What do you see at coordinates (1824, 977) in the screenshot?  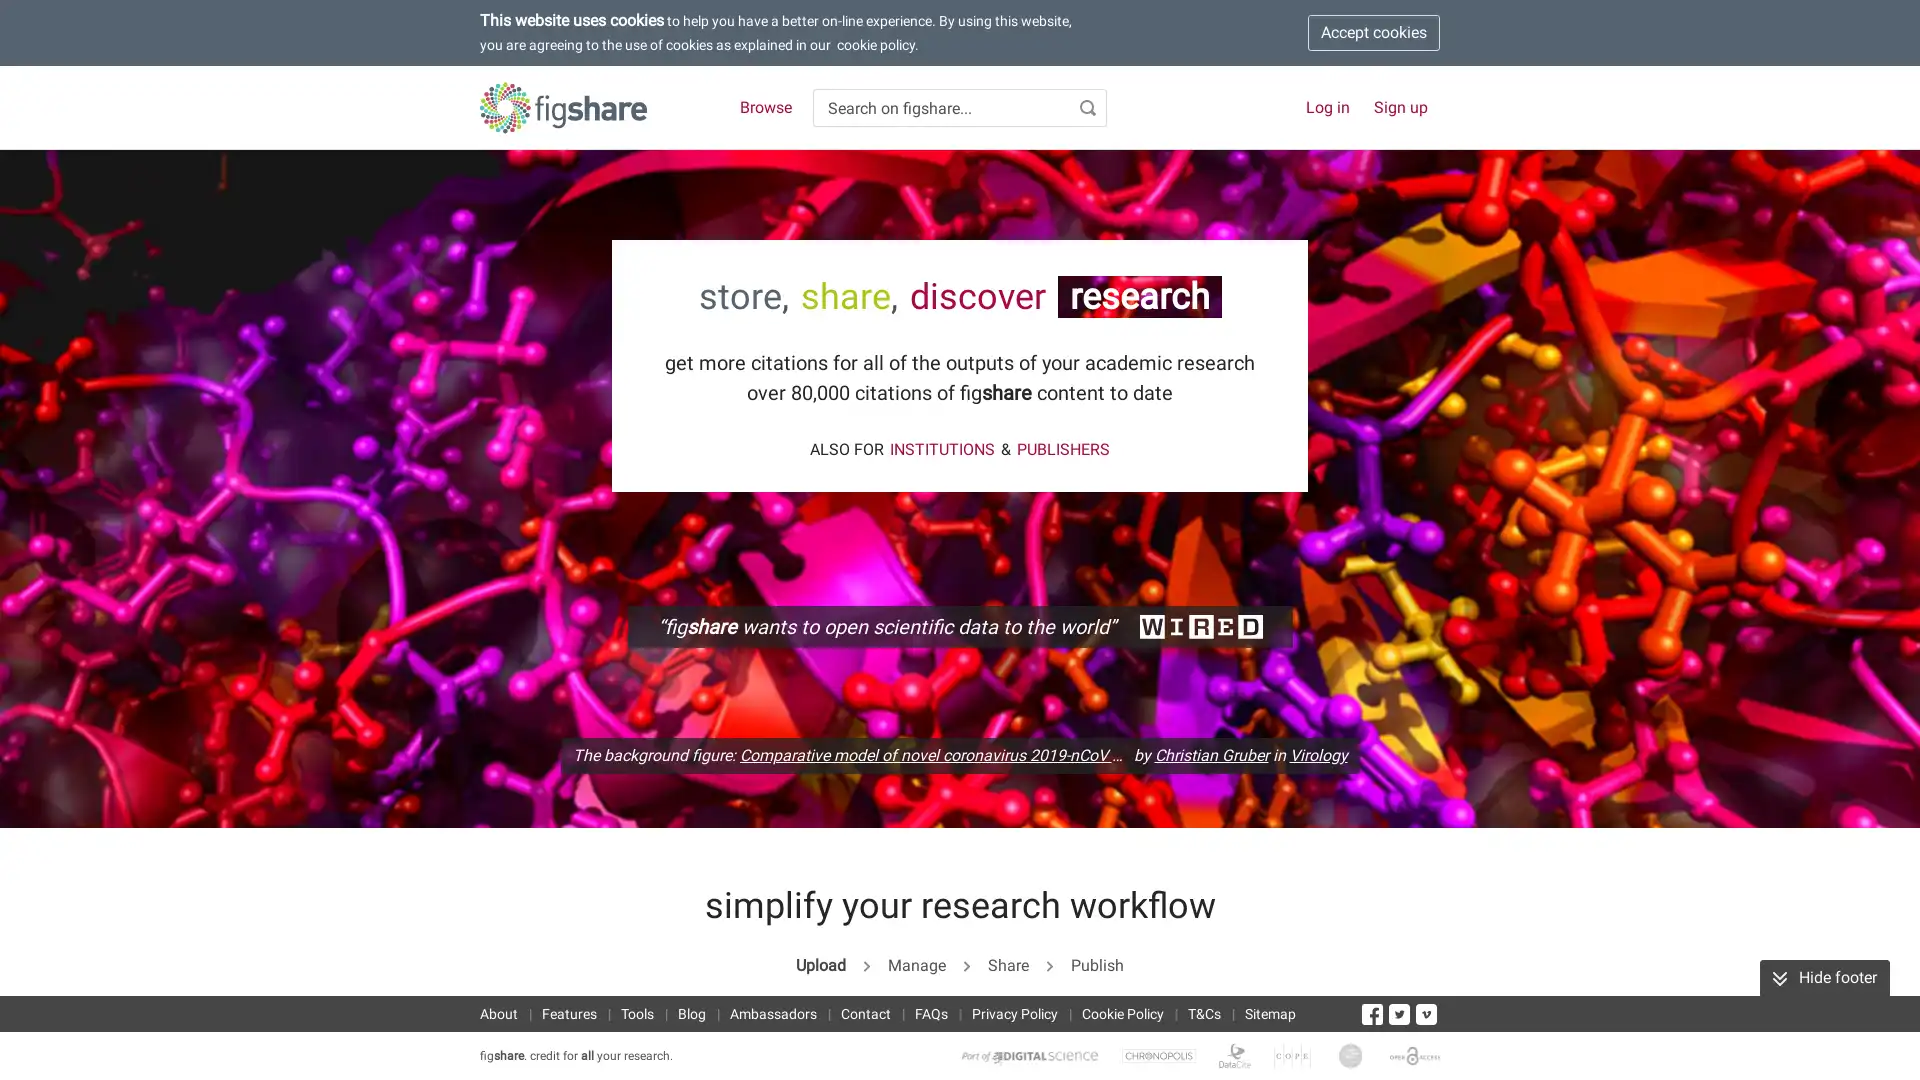 I see `Hide footer` at bounding box center [1824, 977].